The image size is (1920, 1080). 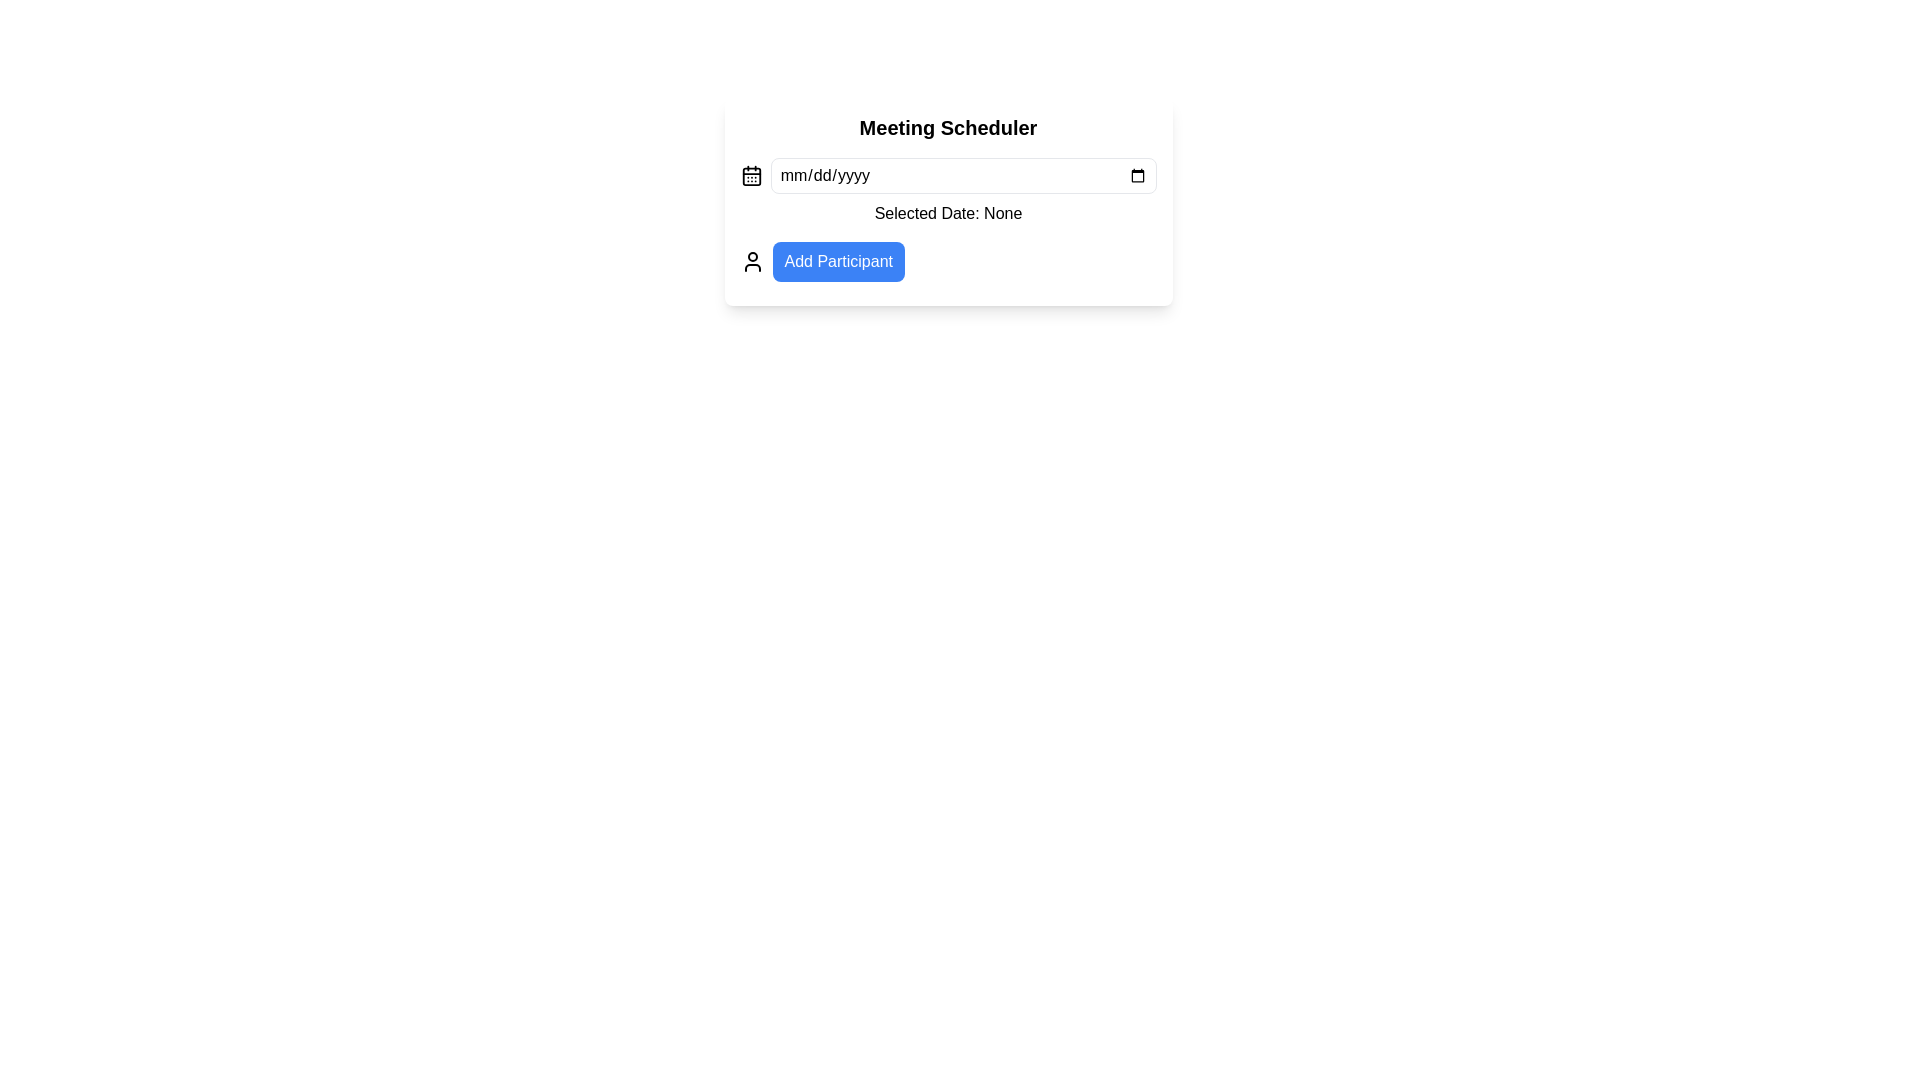 I want to click on text from the text label that displays the currently selected date, which is located below the date input field and above the 'Add Participant' button, centered within the interface panel, so click(x=947, y=213).